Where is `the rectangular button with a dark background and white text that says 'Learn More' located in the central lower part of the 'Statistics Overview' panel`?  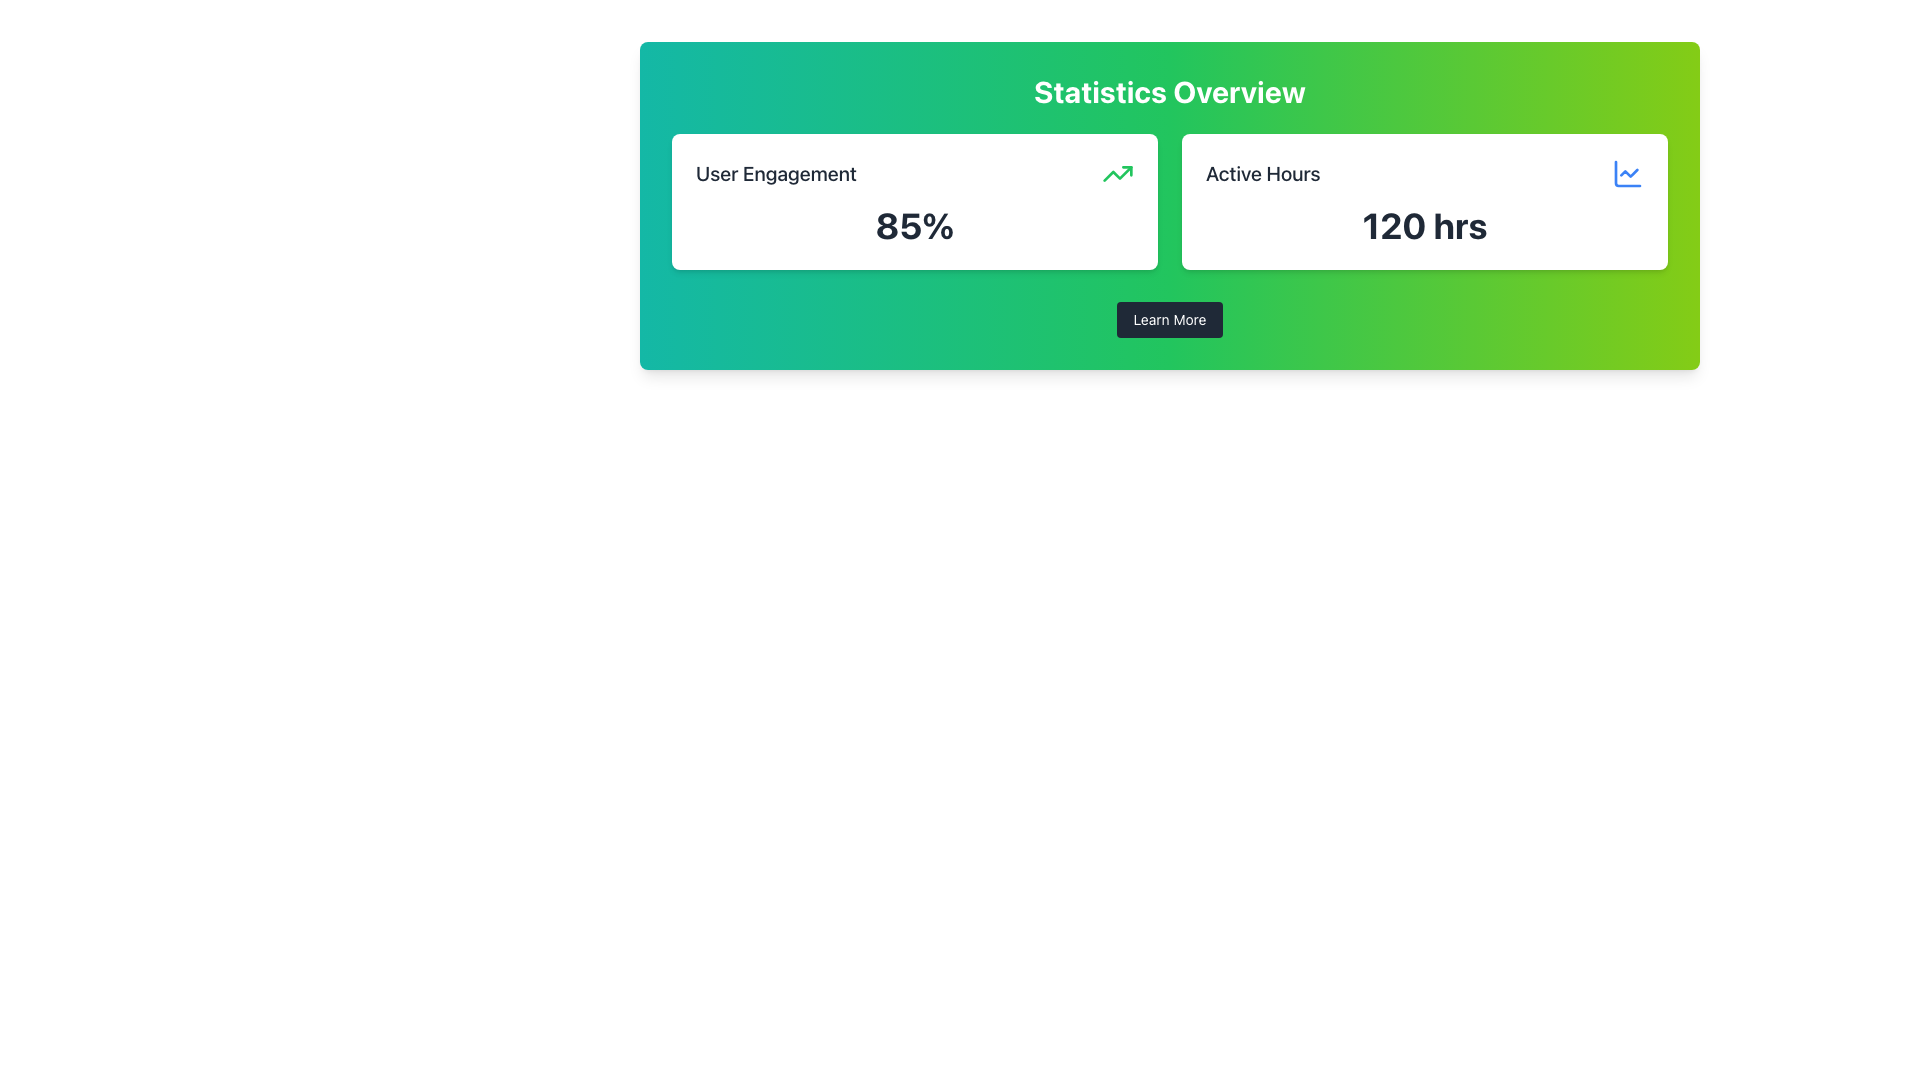
the rectangular button with a dark background and white text that says 'Learn More' located in the central lower part of the 'Statistics Overview' panel is located at coordinates (1170, 319).